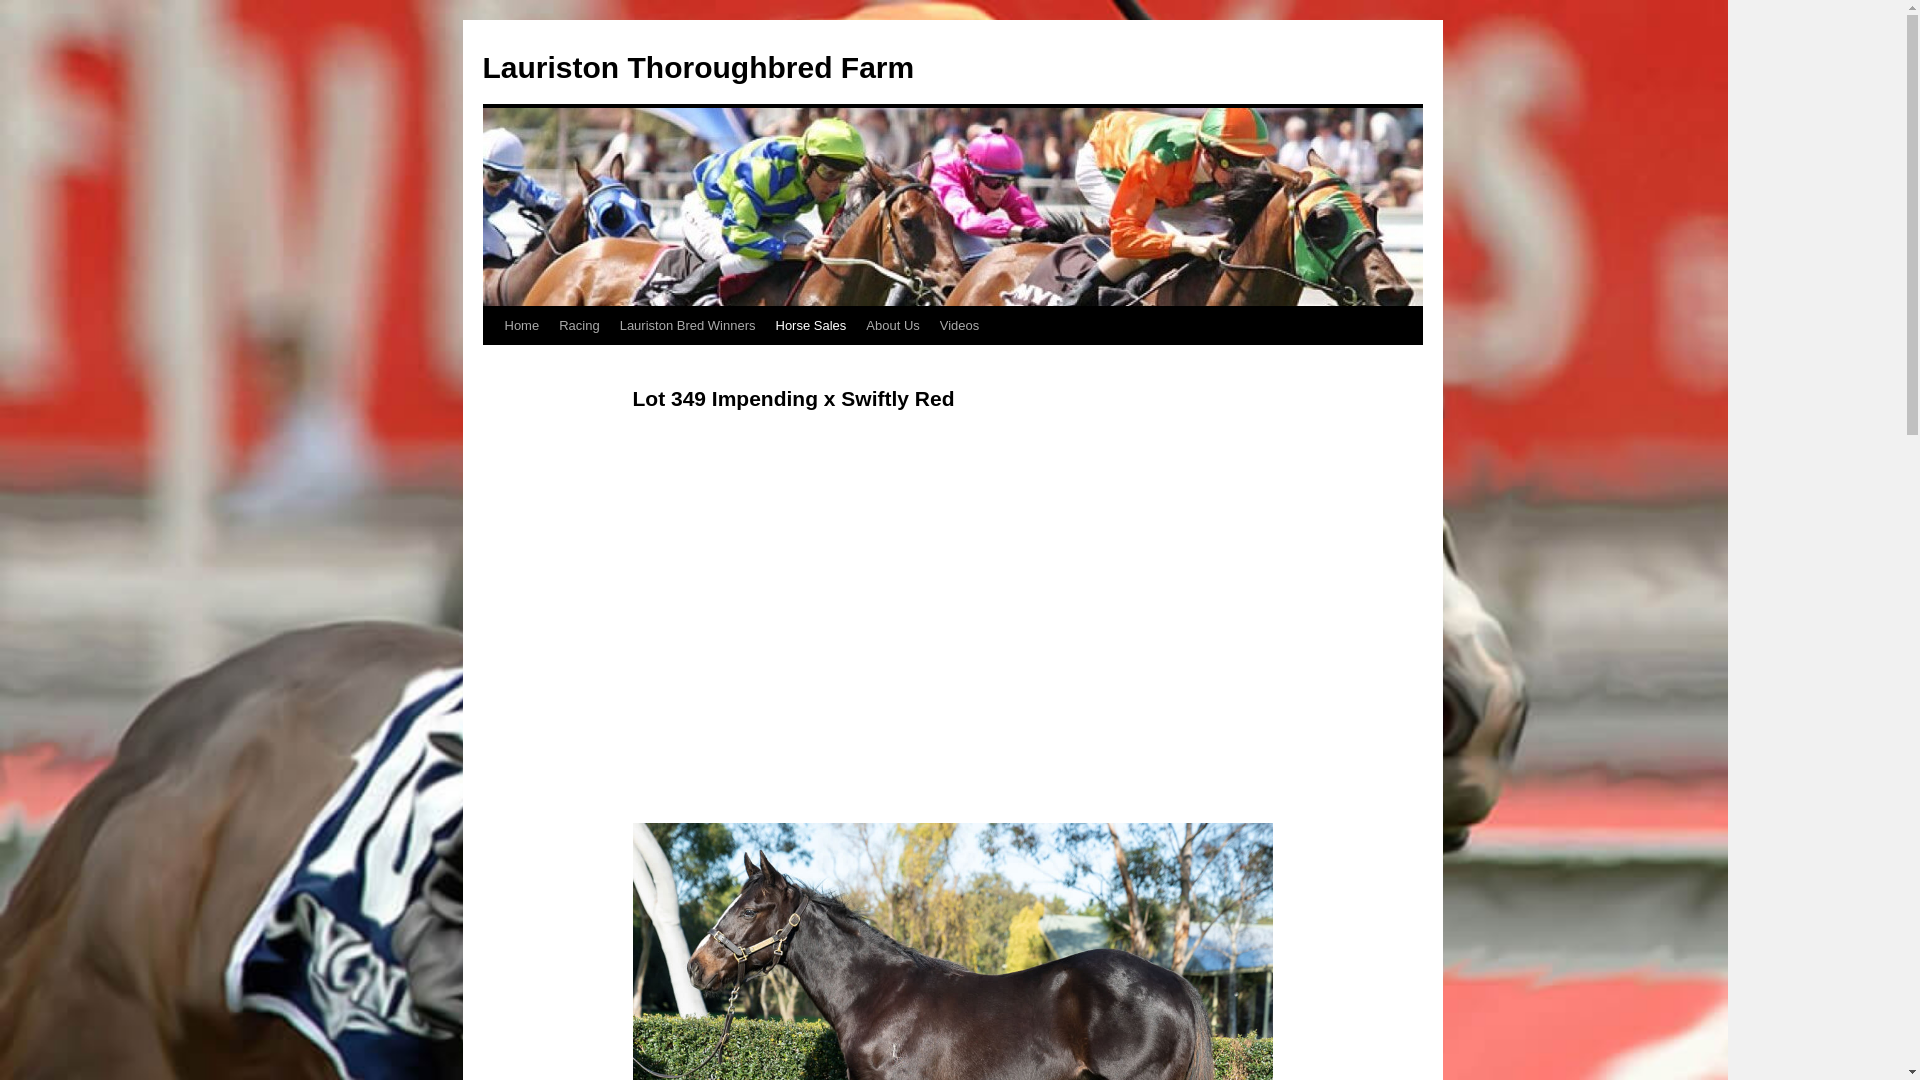 This screenshot has width=1920, height=1080. Describe the element at coordinates (608, 325) in the screenshot. I see `'Lauriston Bred Winners'` at that location.